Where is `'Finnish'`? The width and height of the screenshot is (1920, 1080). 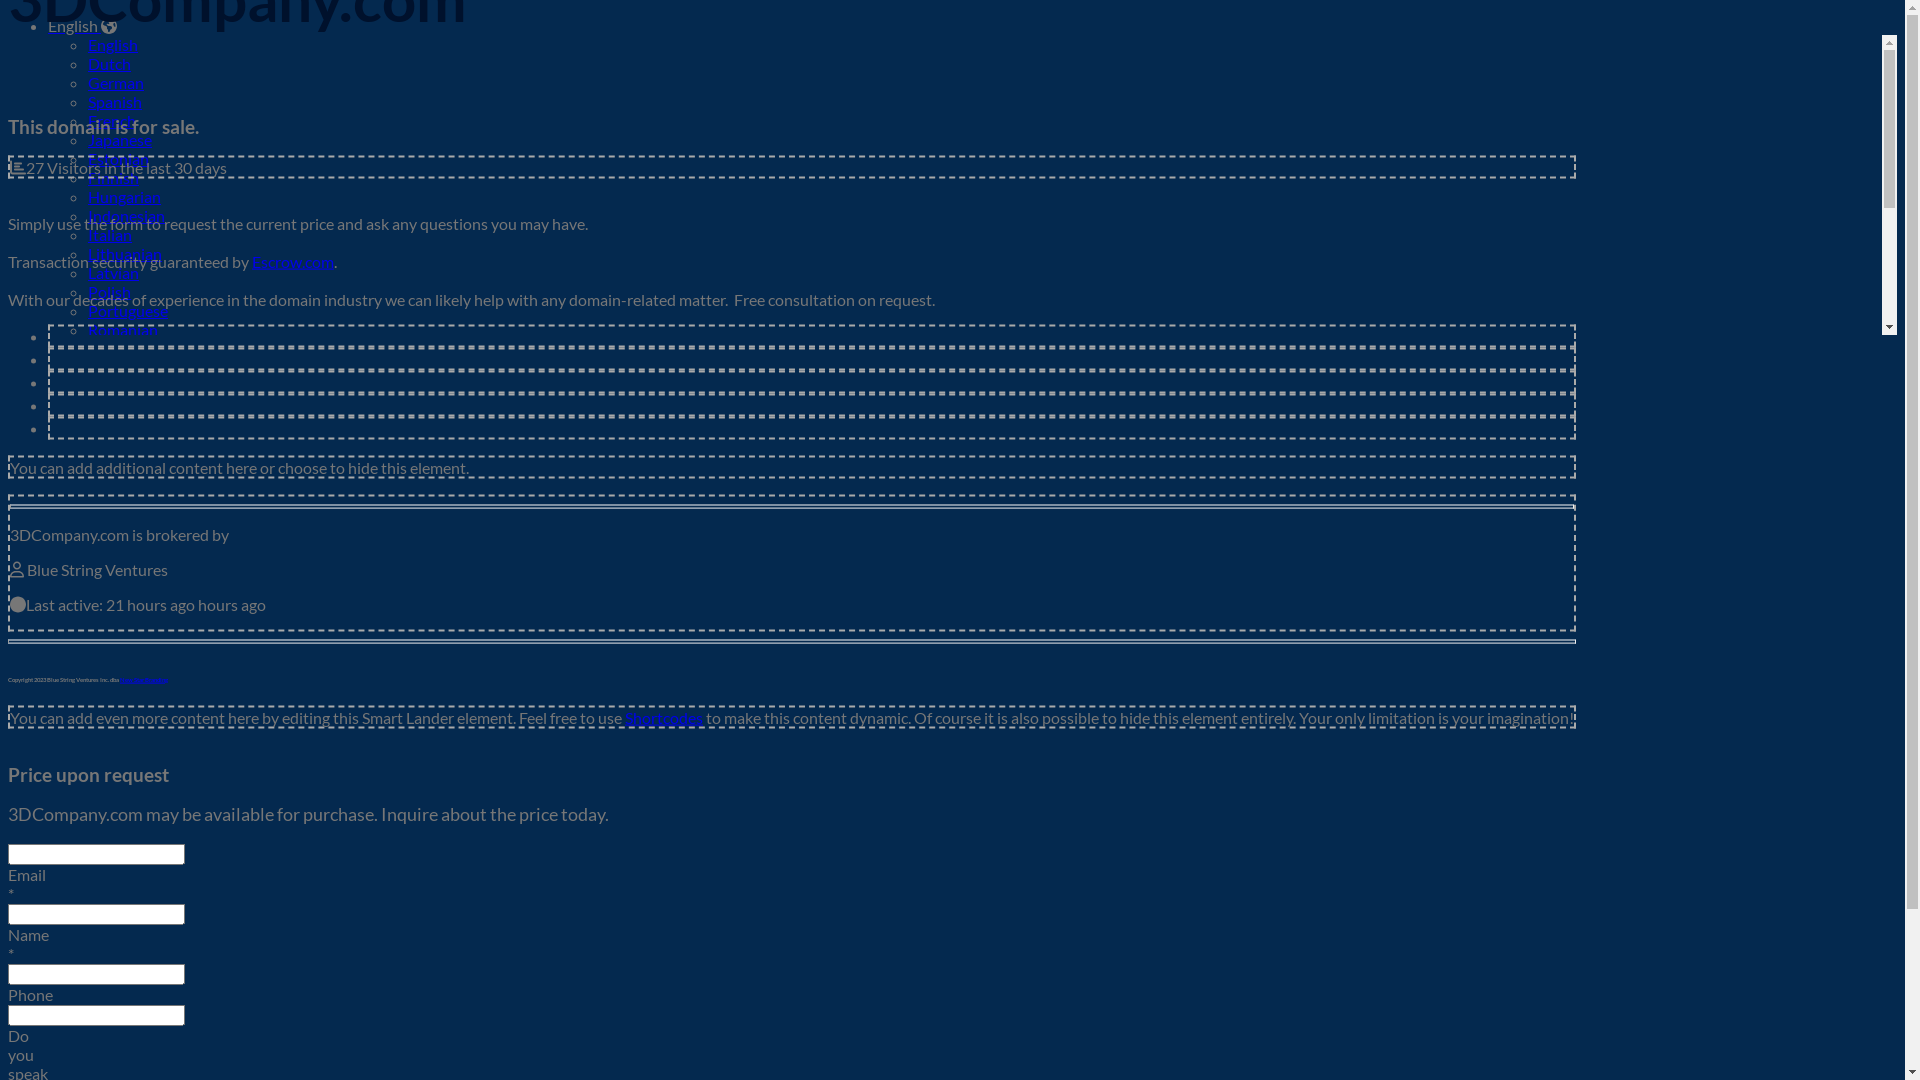 'Finnish' is located at coordinates (86, 176).